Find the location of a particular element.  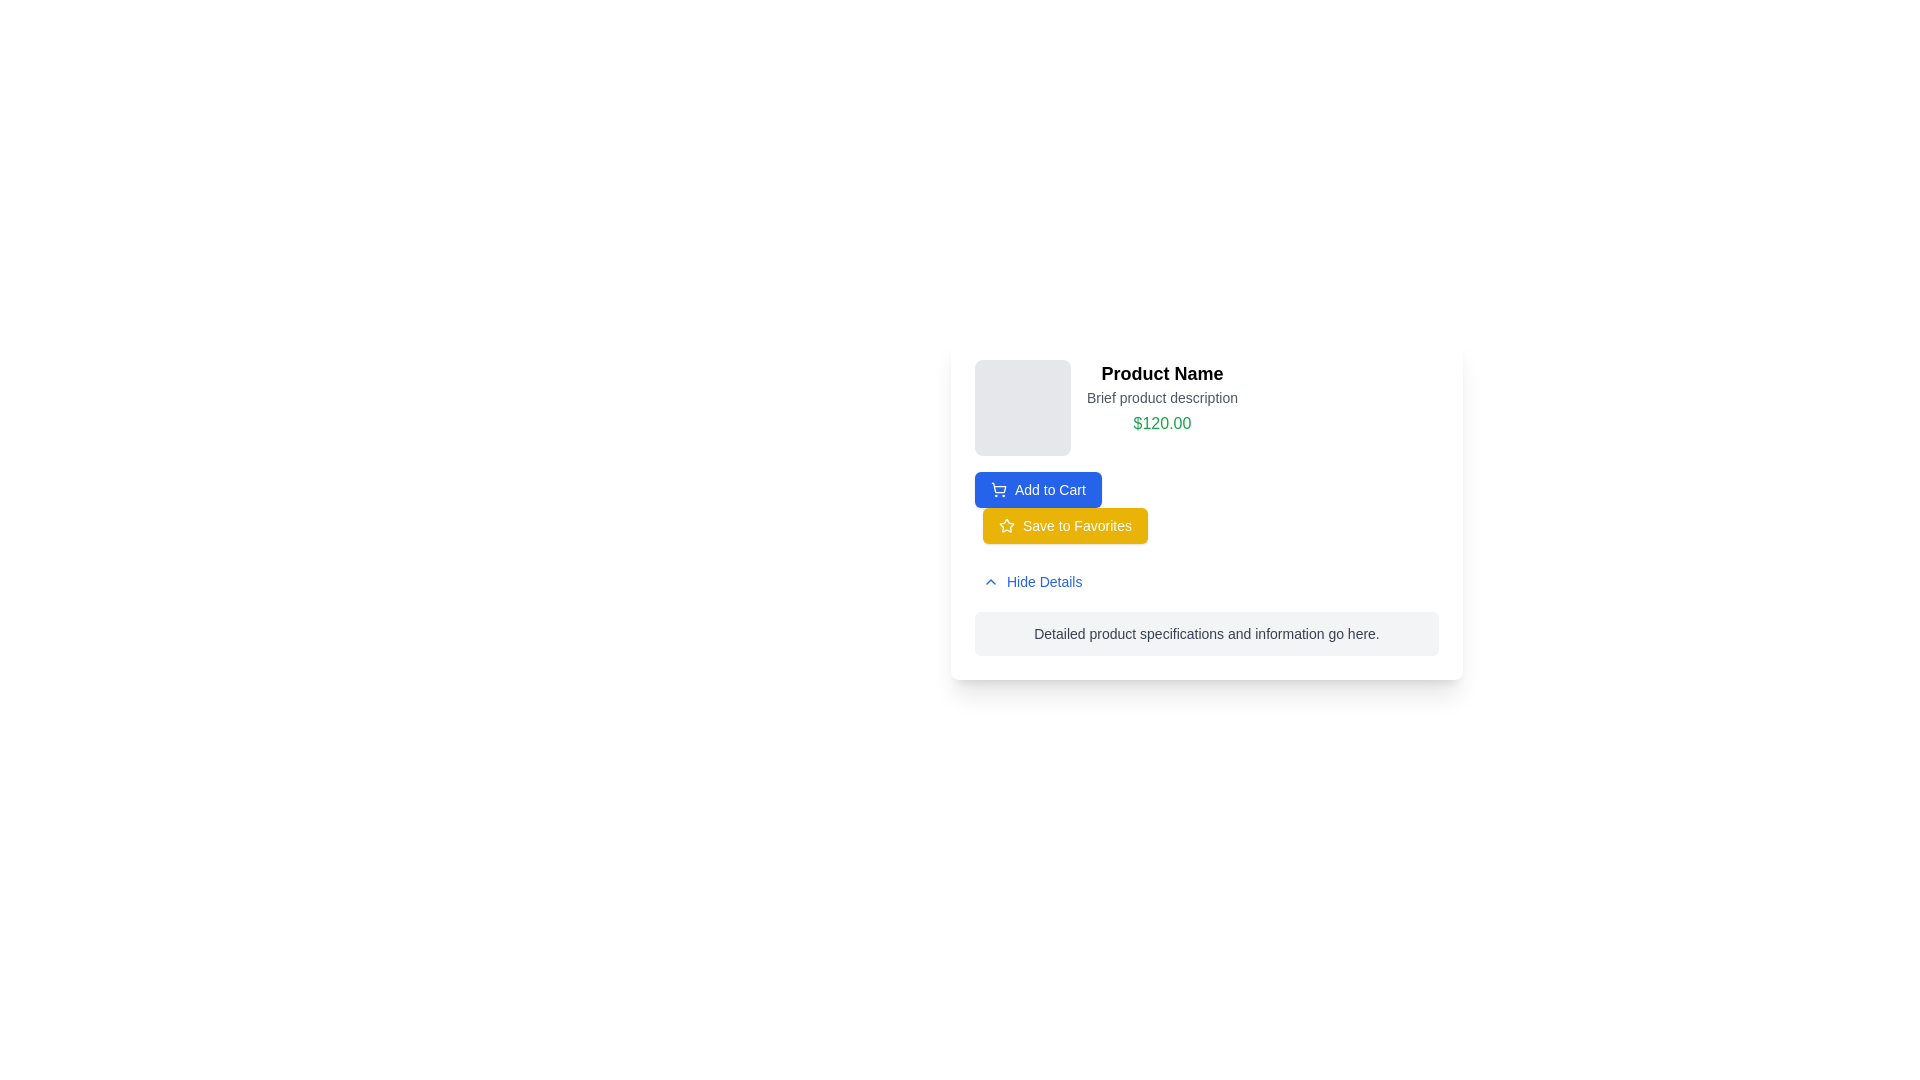

the 'Hide Details' button, which is a blue text link with a chevron-up icon is located at coordinates (1032, 582).